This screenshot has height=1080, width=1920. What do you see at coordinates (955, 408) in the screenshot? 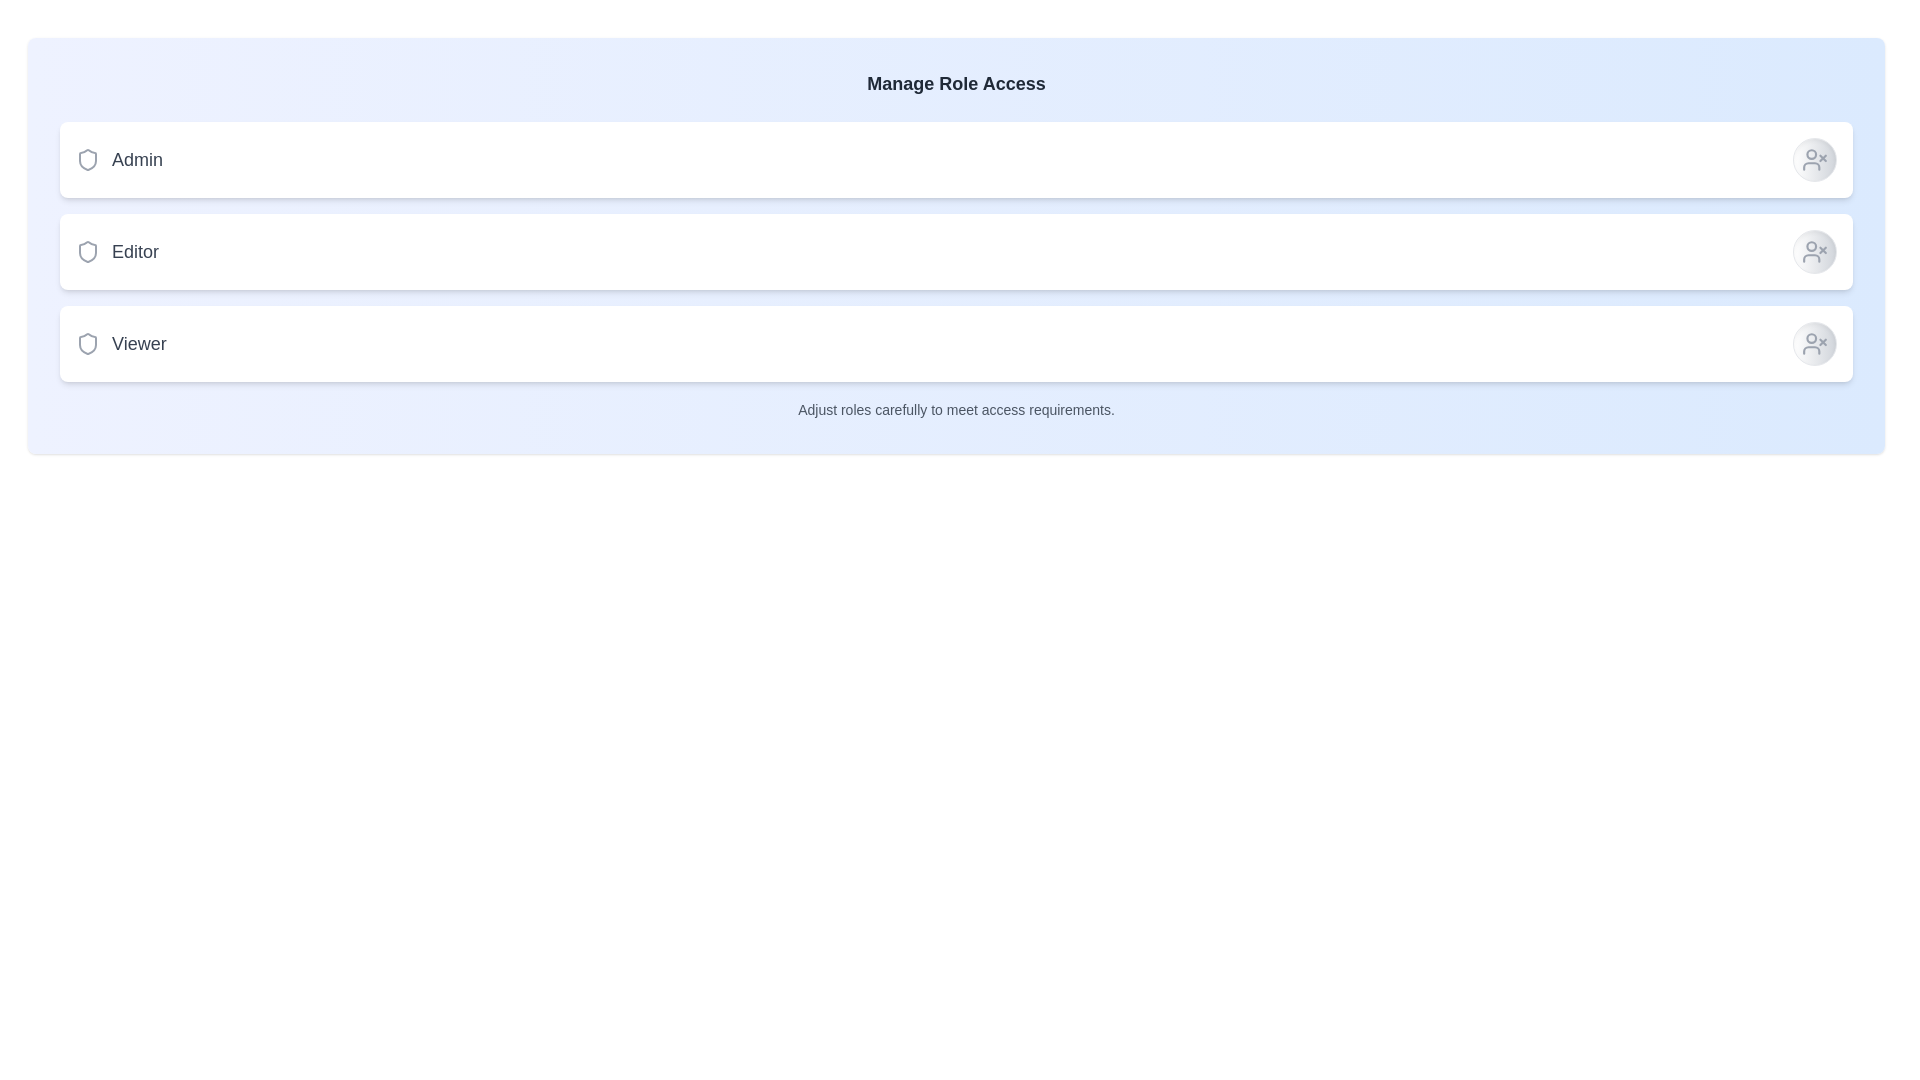
I see `the informational text label that guides users on adjusting roles, located below the 'Viewer' option in the roles section` at bounding box center [955, 408].